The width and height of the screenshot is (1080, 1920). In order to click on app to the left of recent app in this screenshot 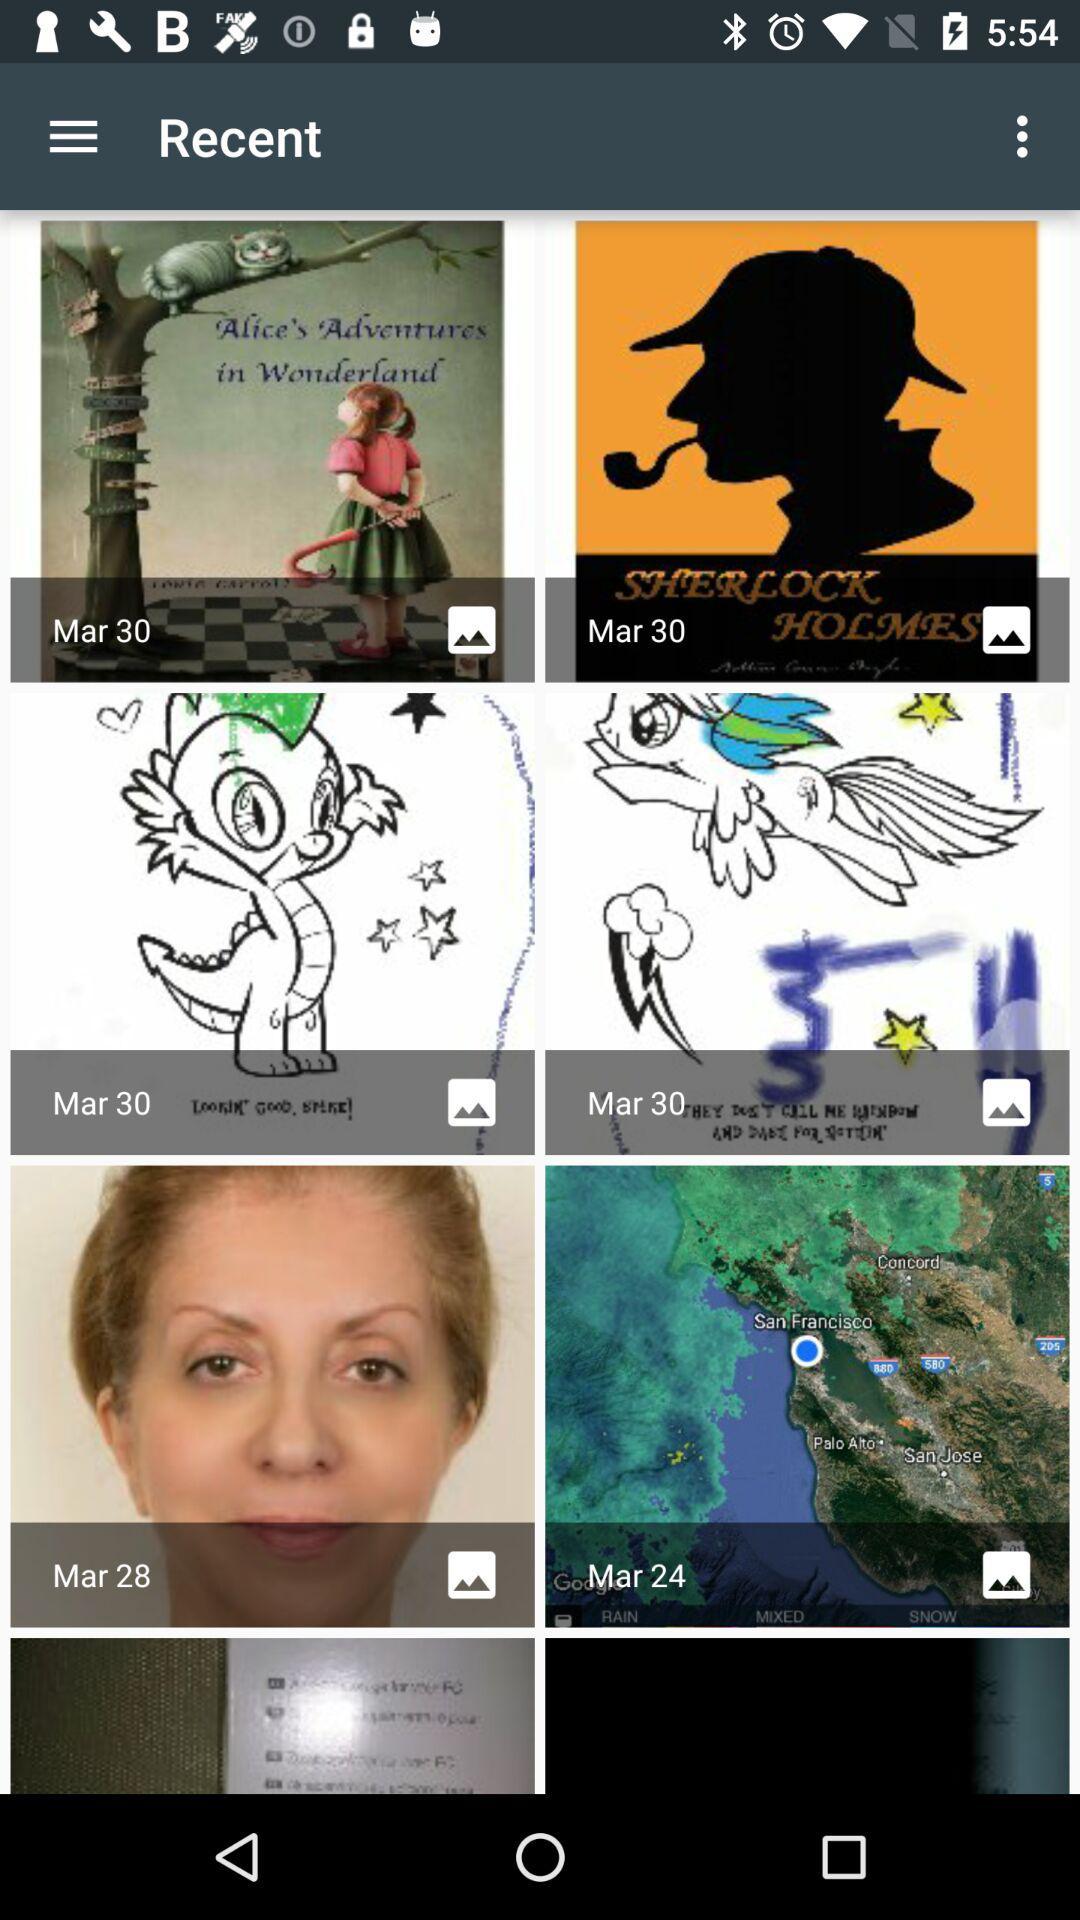, I will do `click(72, 135)`.